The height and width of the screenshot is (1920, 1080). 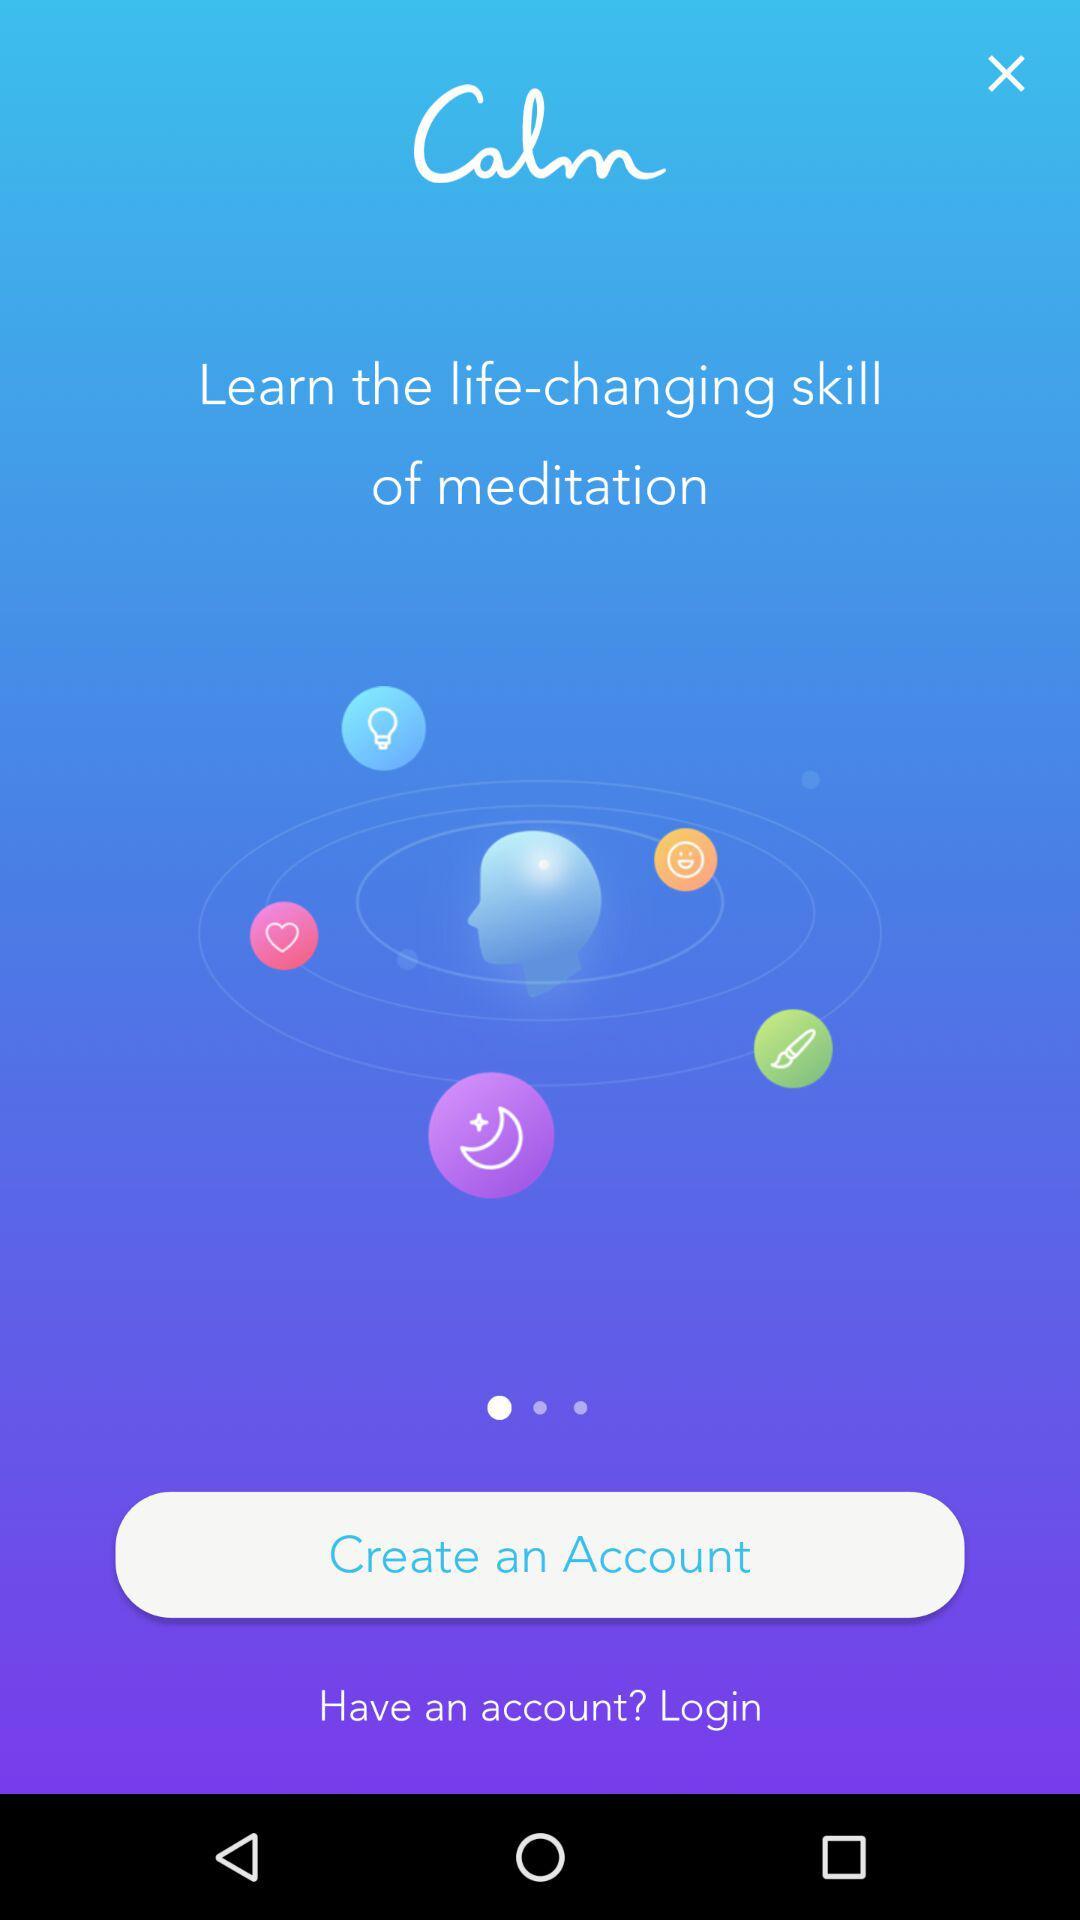 What do you see at coordinates (1006, 73) in the screenshot?
I see `button` at bounding box center [1006, 73].